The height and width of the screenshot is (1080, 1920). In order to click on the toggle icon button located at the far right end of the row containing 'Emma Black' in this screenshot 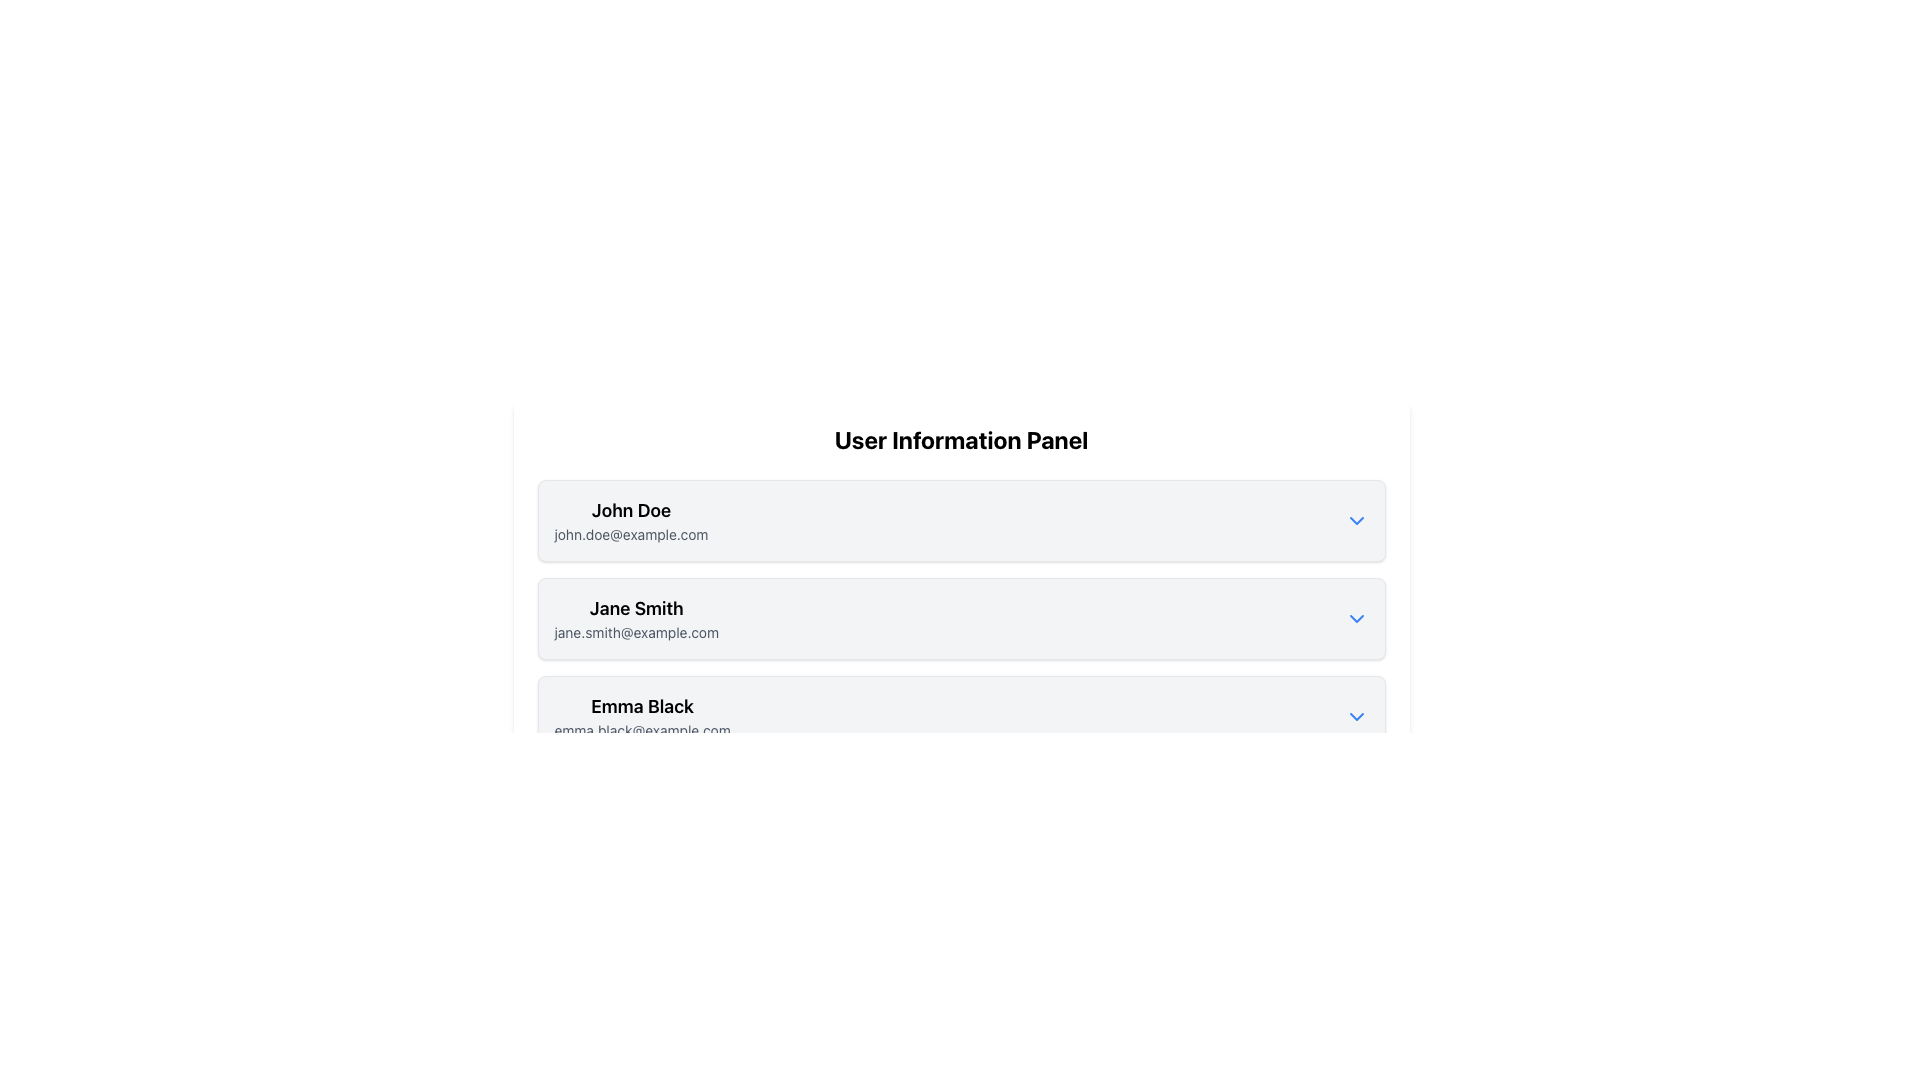, I will do `click(1356, 716)`.